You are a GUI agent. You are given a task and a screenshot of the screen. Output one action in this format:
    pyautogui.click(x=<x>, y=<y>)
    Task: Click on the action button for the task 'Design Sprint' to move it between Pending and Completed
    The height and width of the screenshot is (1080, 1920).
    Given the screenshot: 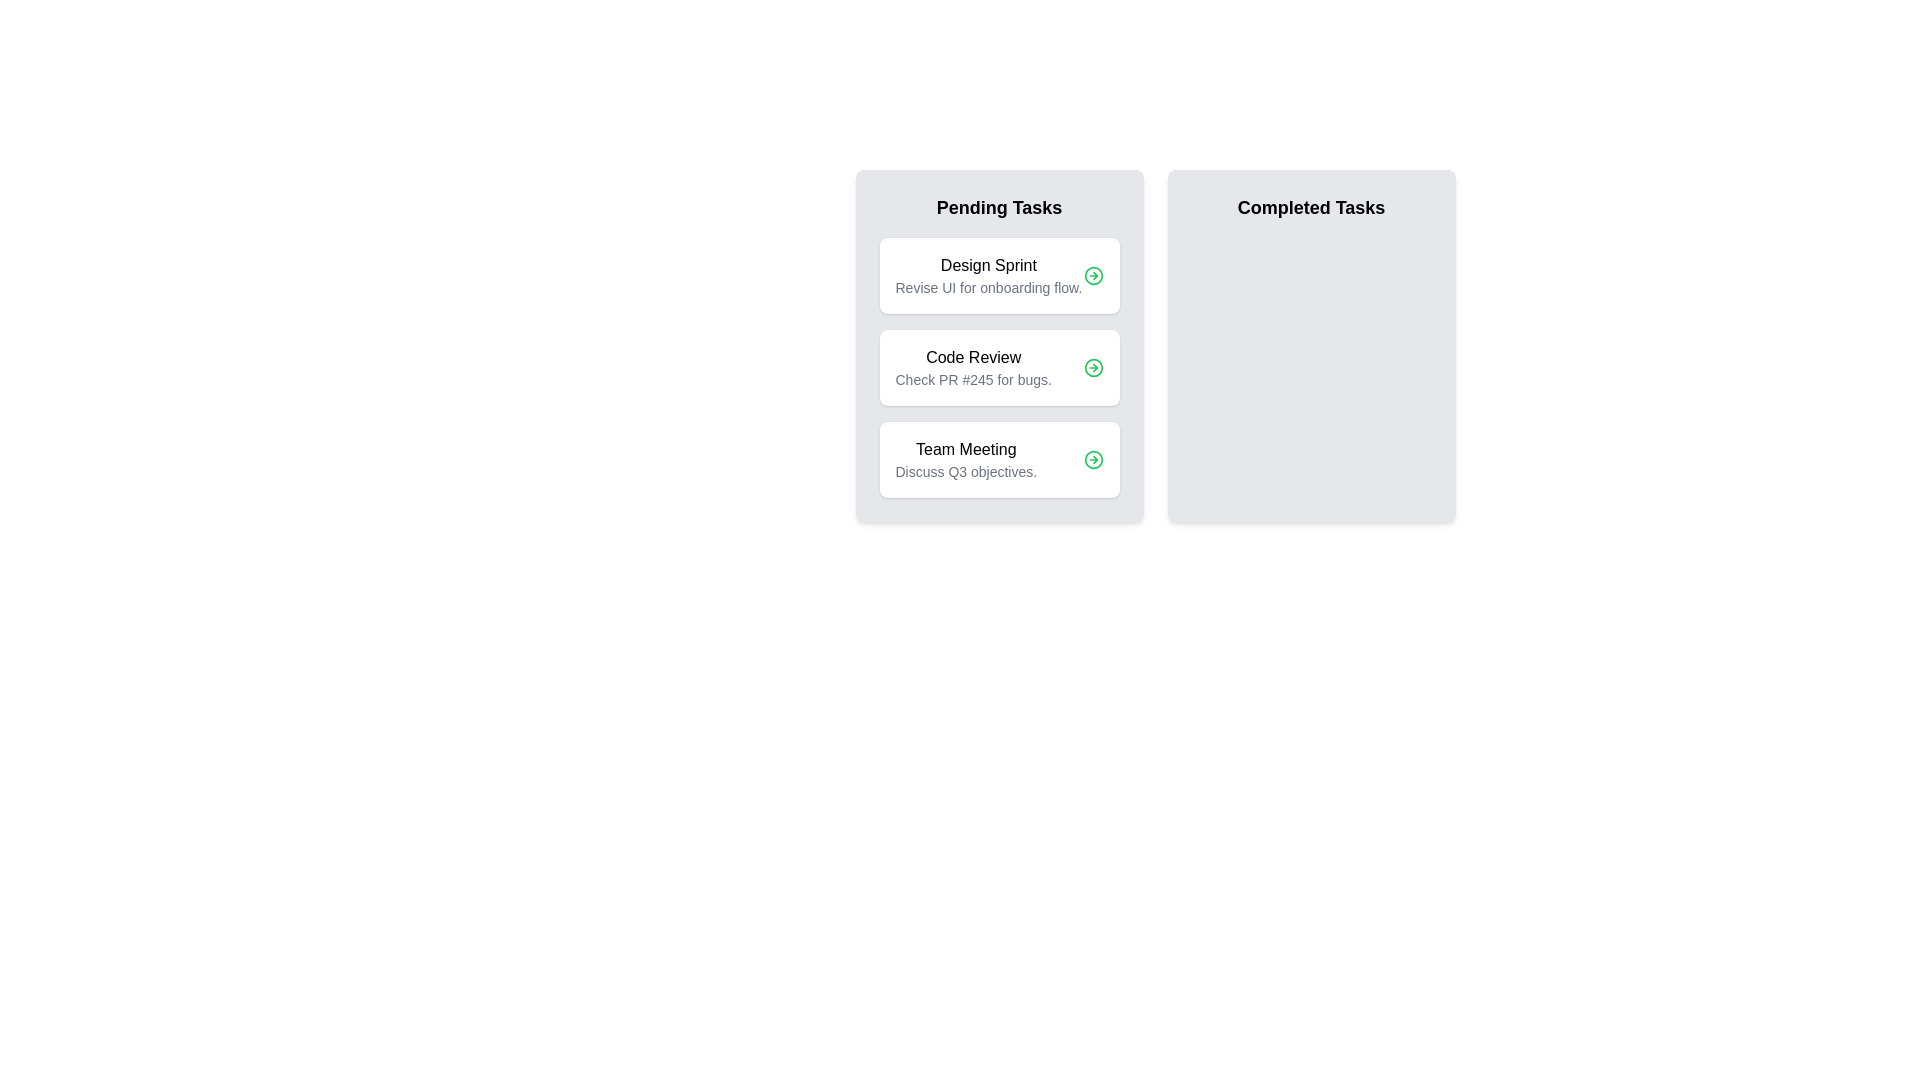 What is the action you would take?
    pyautogui.click(x=1092, y=276)
    